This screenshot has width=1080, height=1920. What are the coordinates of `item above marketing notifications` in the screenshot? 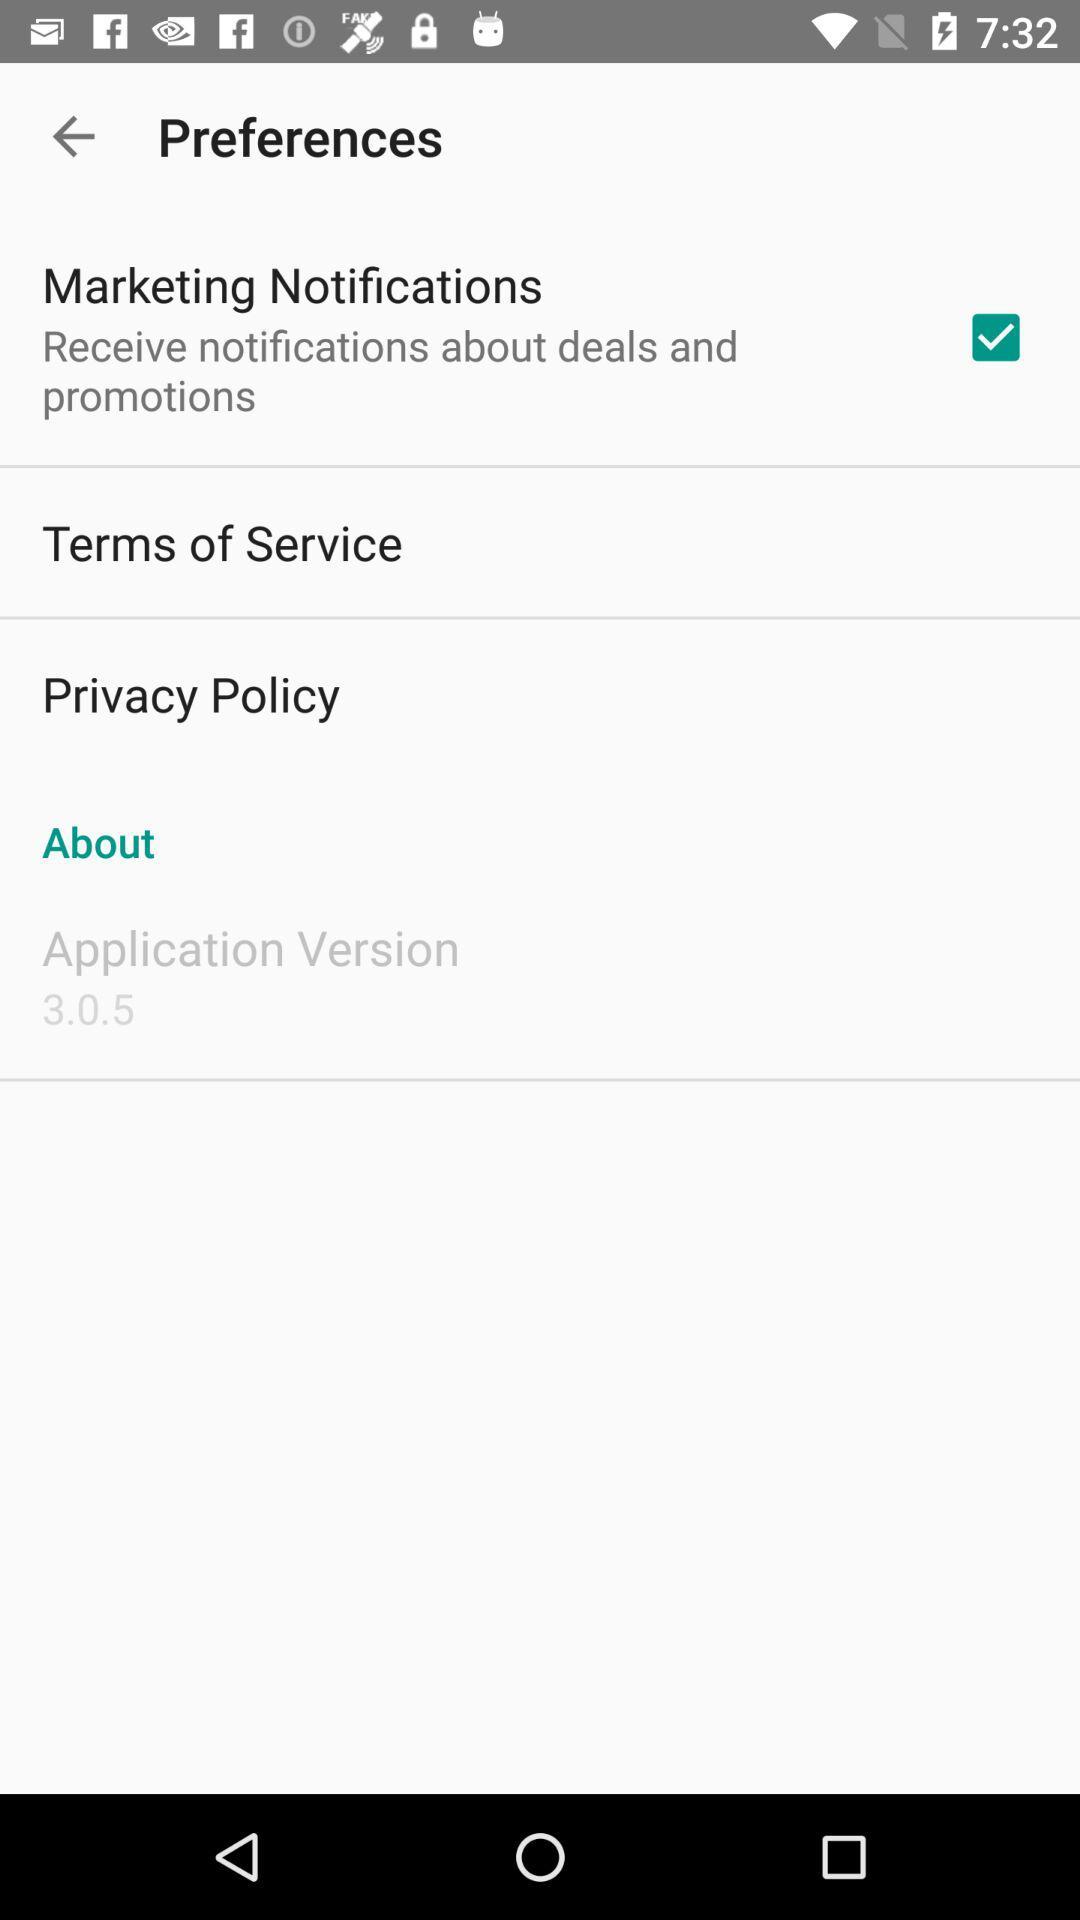 It's located at (72, 135).